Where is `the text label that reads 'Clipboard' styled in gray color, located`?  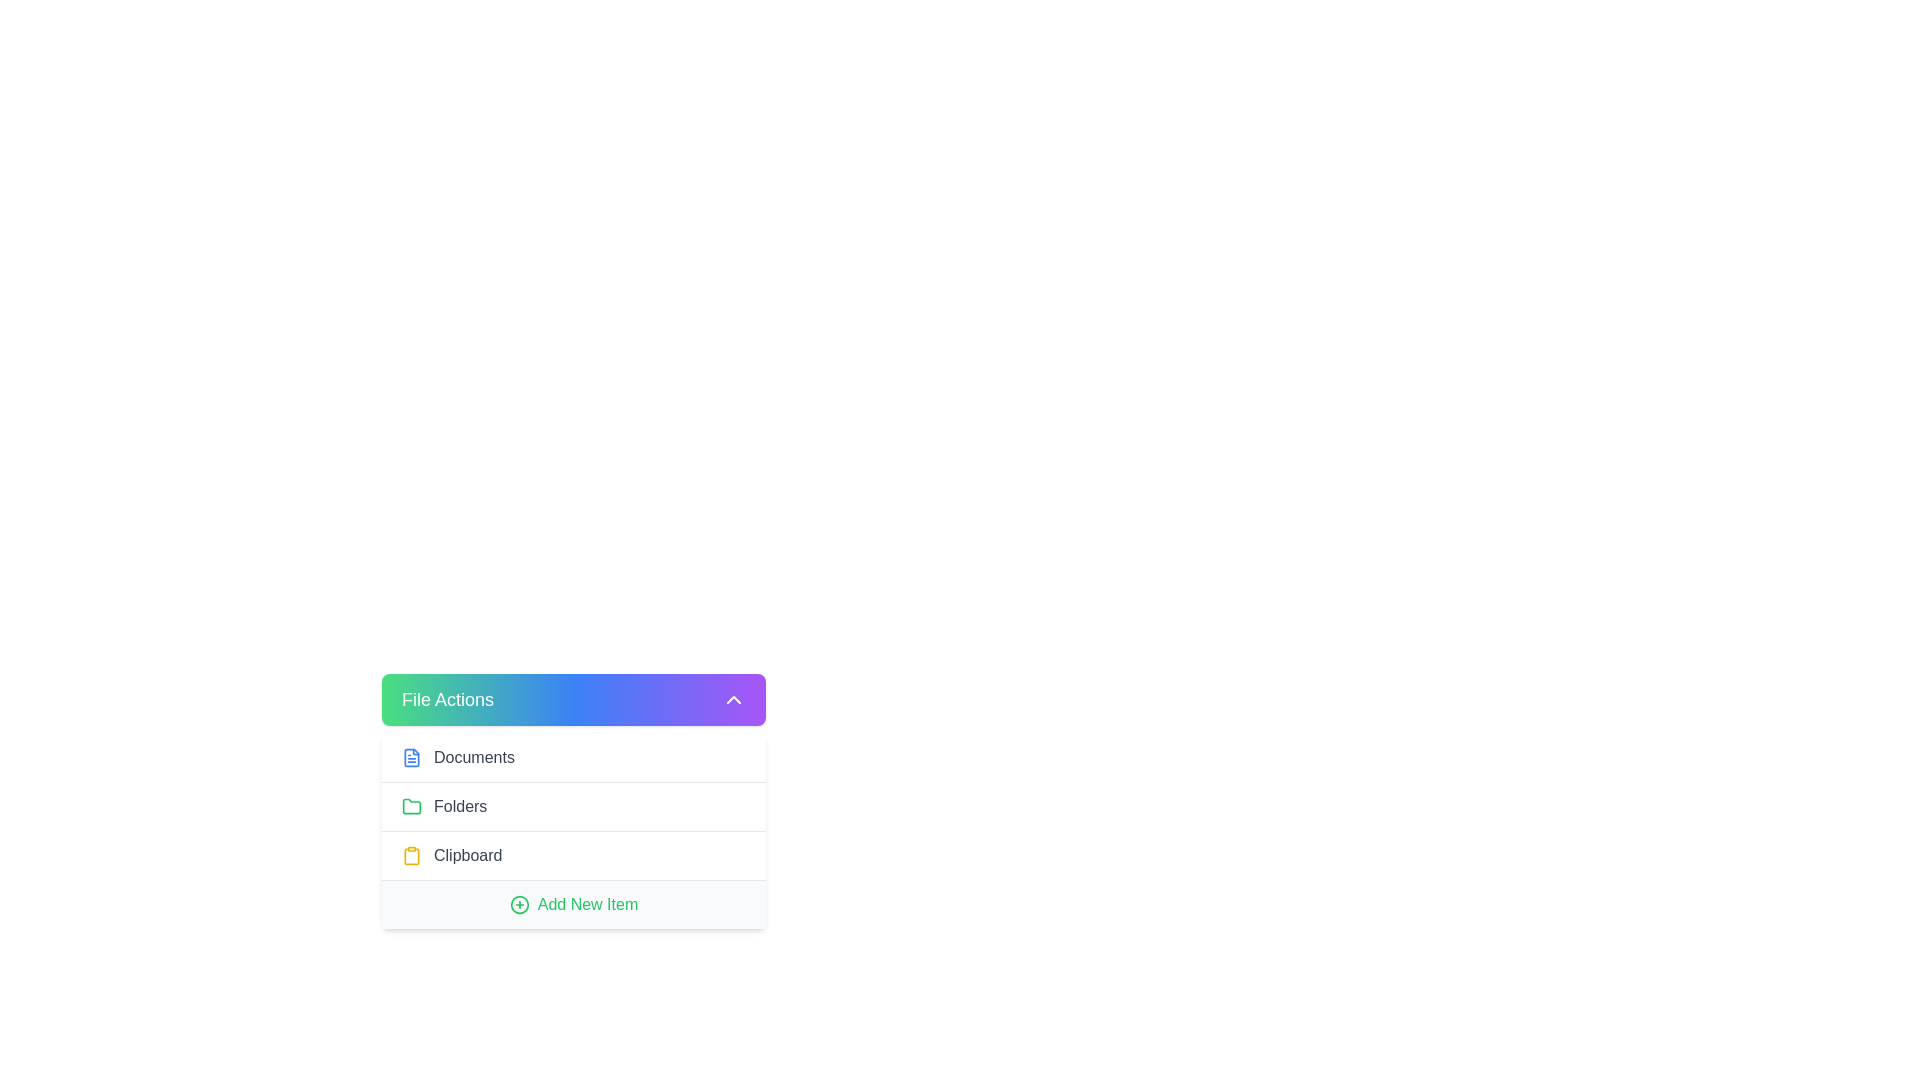 the text label that reads 'Clipboard' styled in gray color, located is located at coordinates (467, 855).